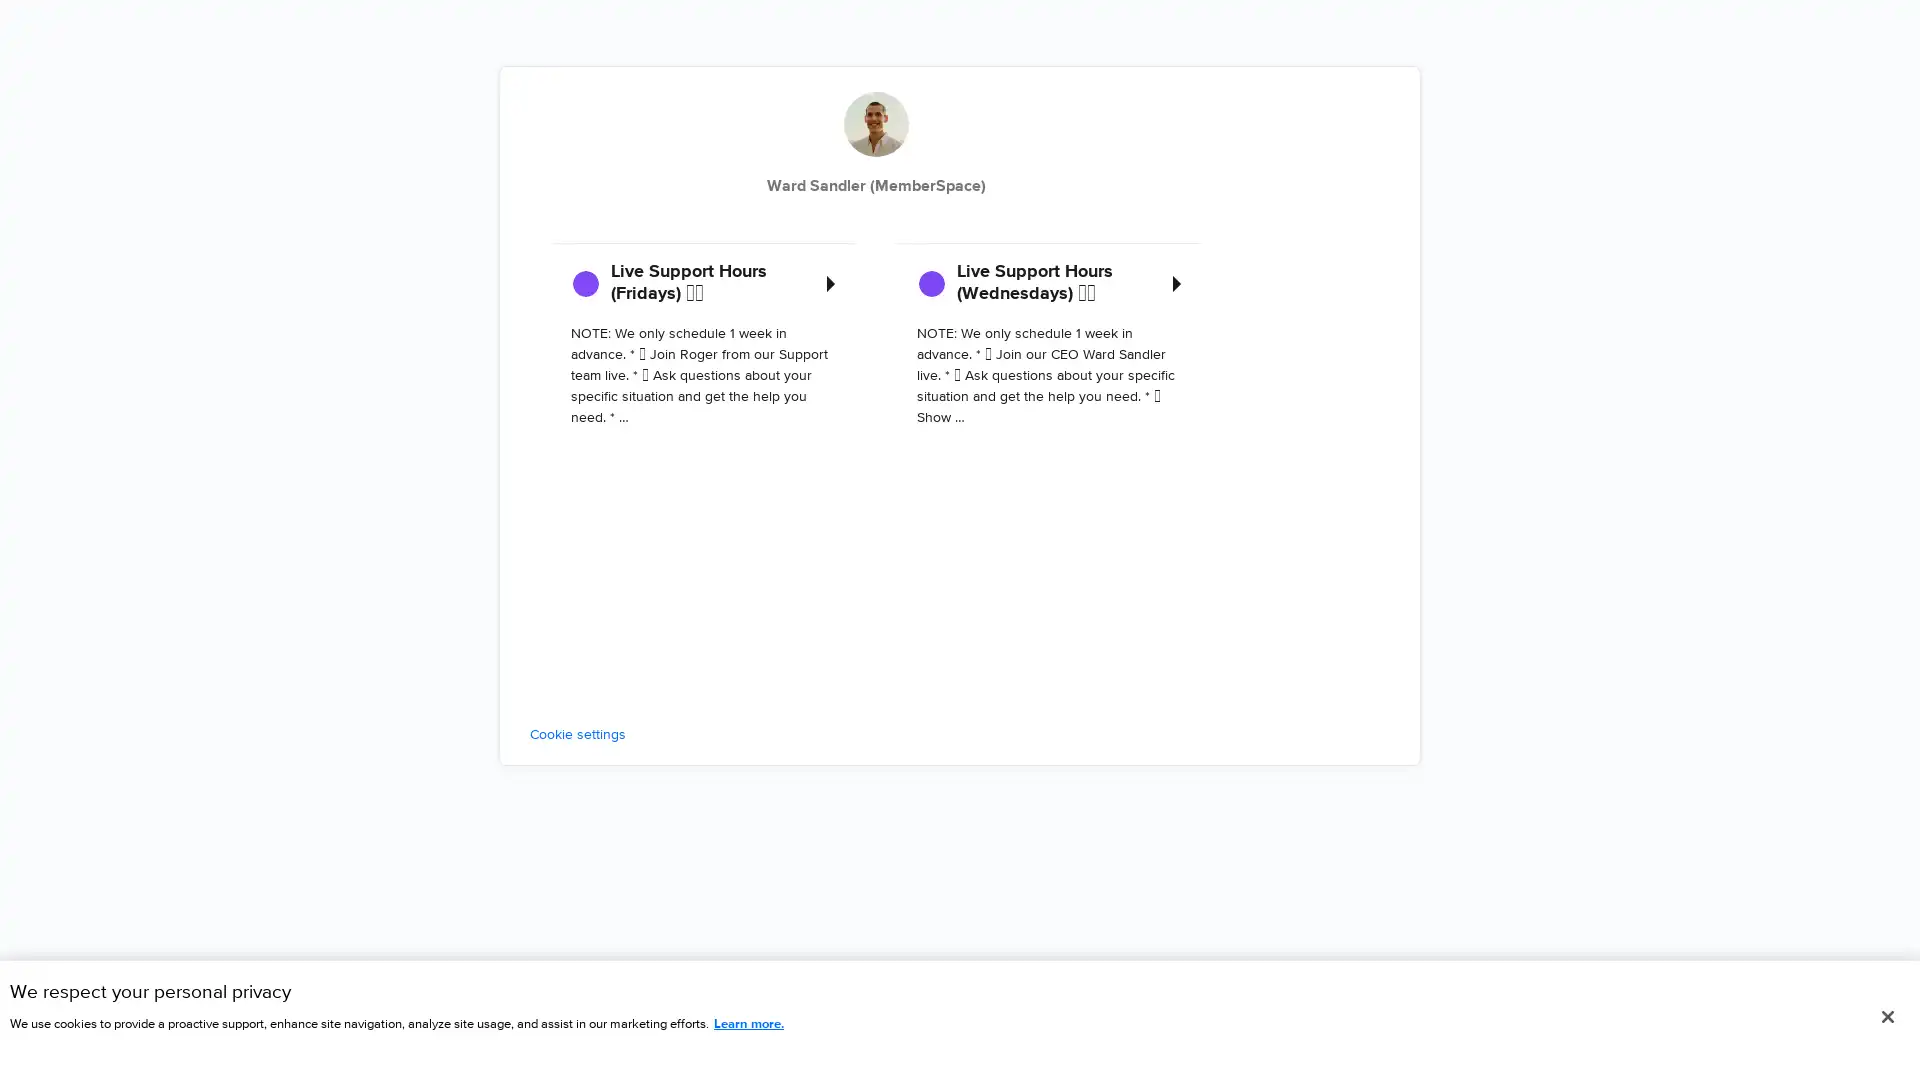 Image resolution: width=1920 pixels, height=1080 pixels. Describe the element at coordinates (508, 735) in the screenshot. I see `Cookie settings` at that location.